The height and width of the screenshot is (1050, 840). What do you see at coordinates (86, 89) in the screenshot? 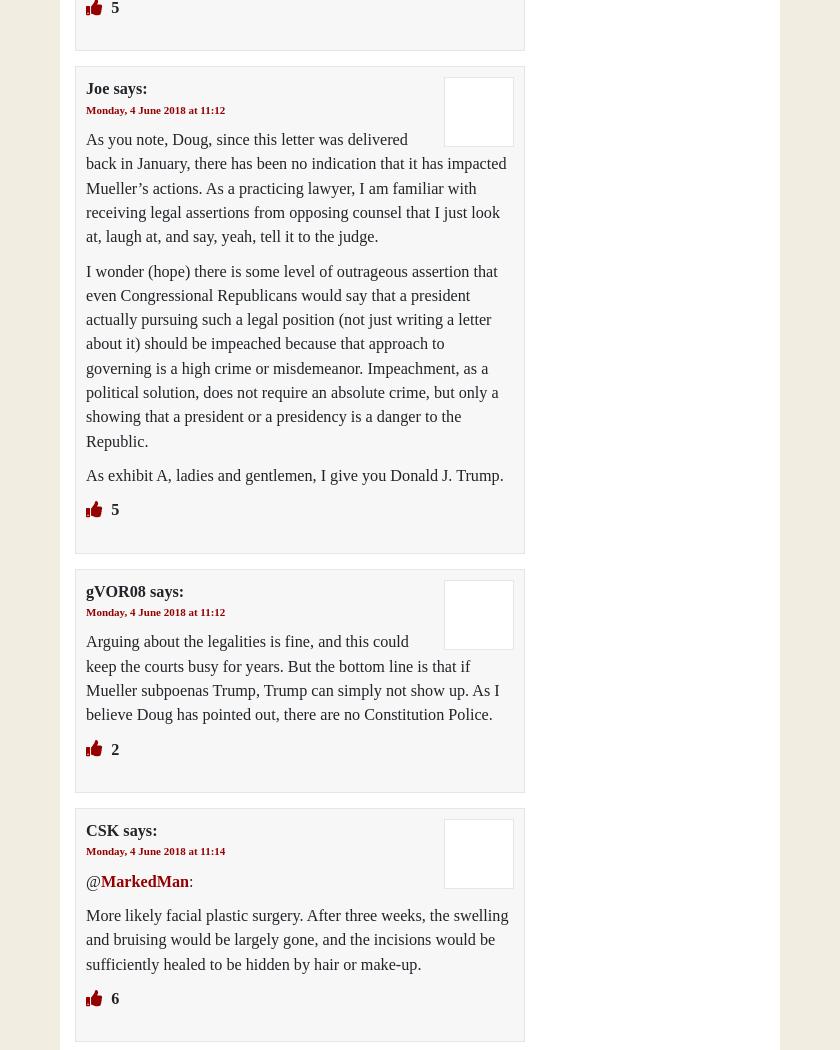
I see `'Joe'` at bounding box center [86, 89].